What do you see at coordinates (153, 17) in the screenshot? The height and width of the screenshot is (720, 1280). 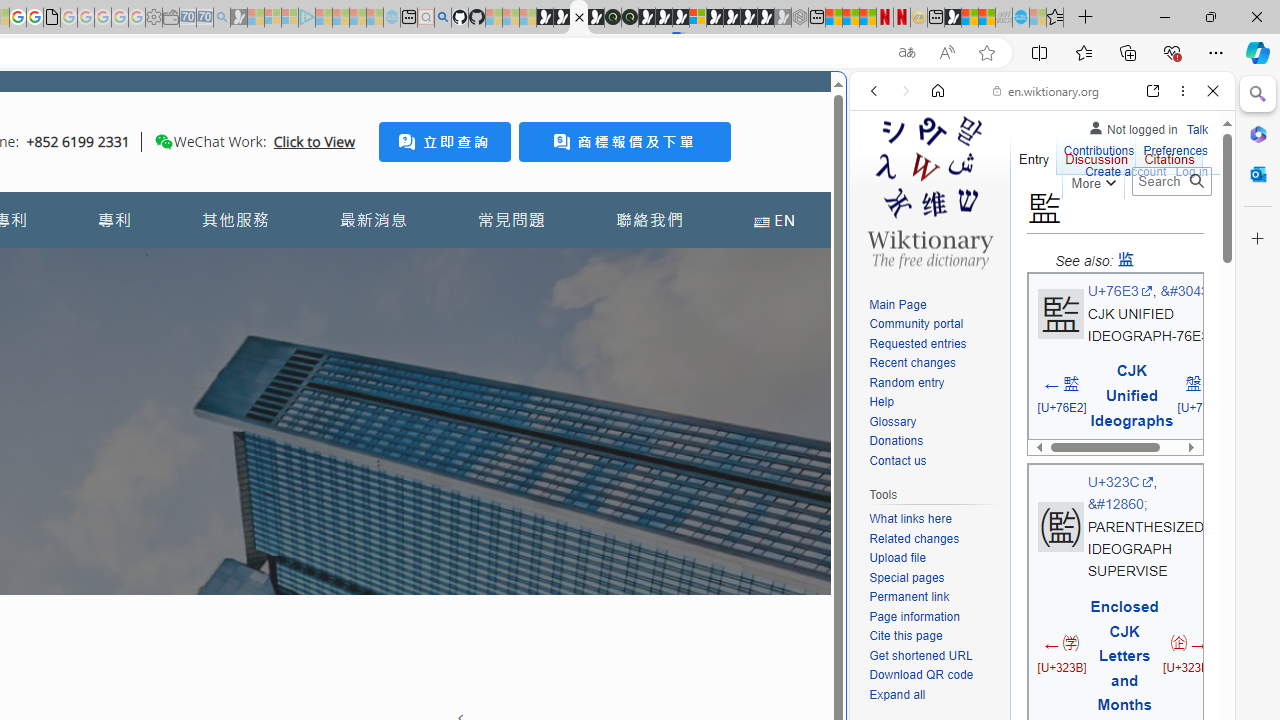 I see `'Settings - Sleeping'` at bounding box center [153, 17].